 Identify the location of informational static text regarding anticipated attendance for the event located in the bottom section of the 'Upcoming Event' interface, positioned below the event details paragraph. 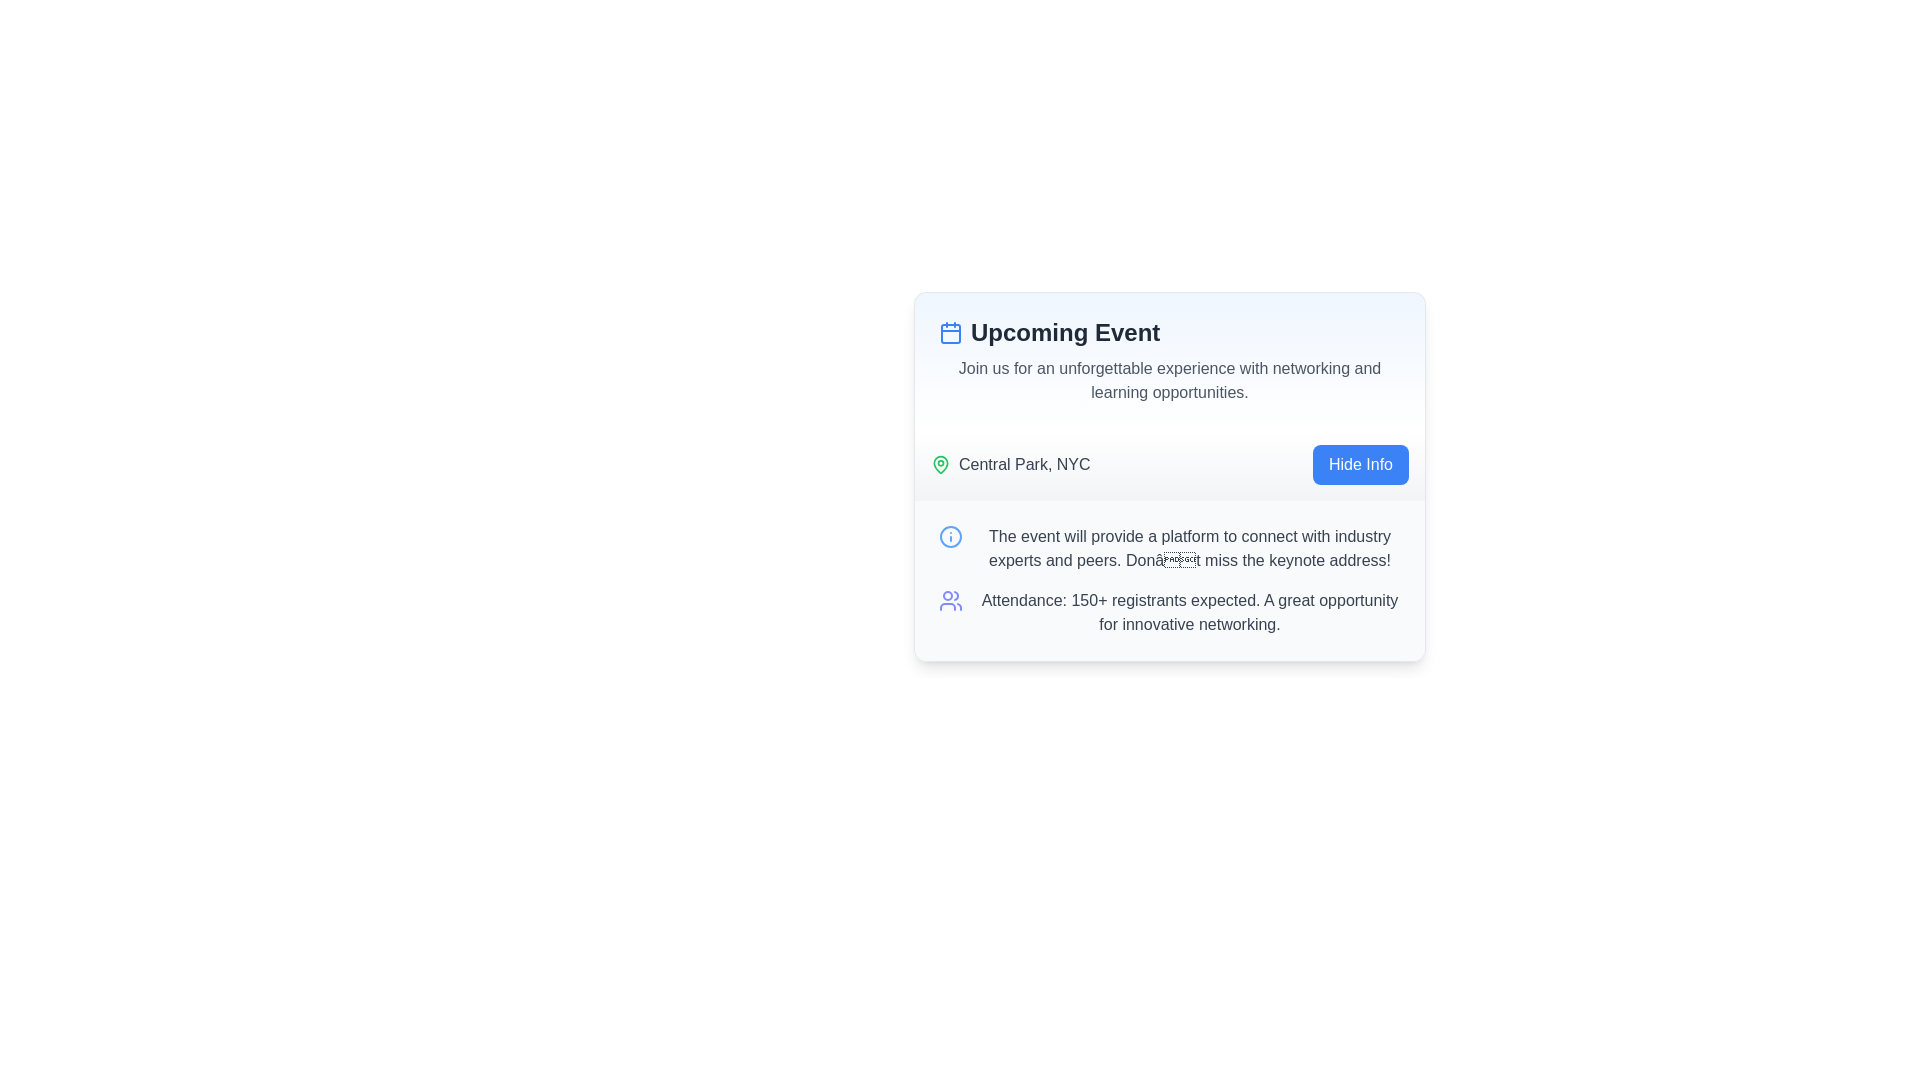
(1190, 612).